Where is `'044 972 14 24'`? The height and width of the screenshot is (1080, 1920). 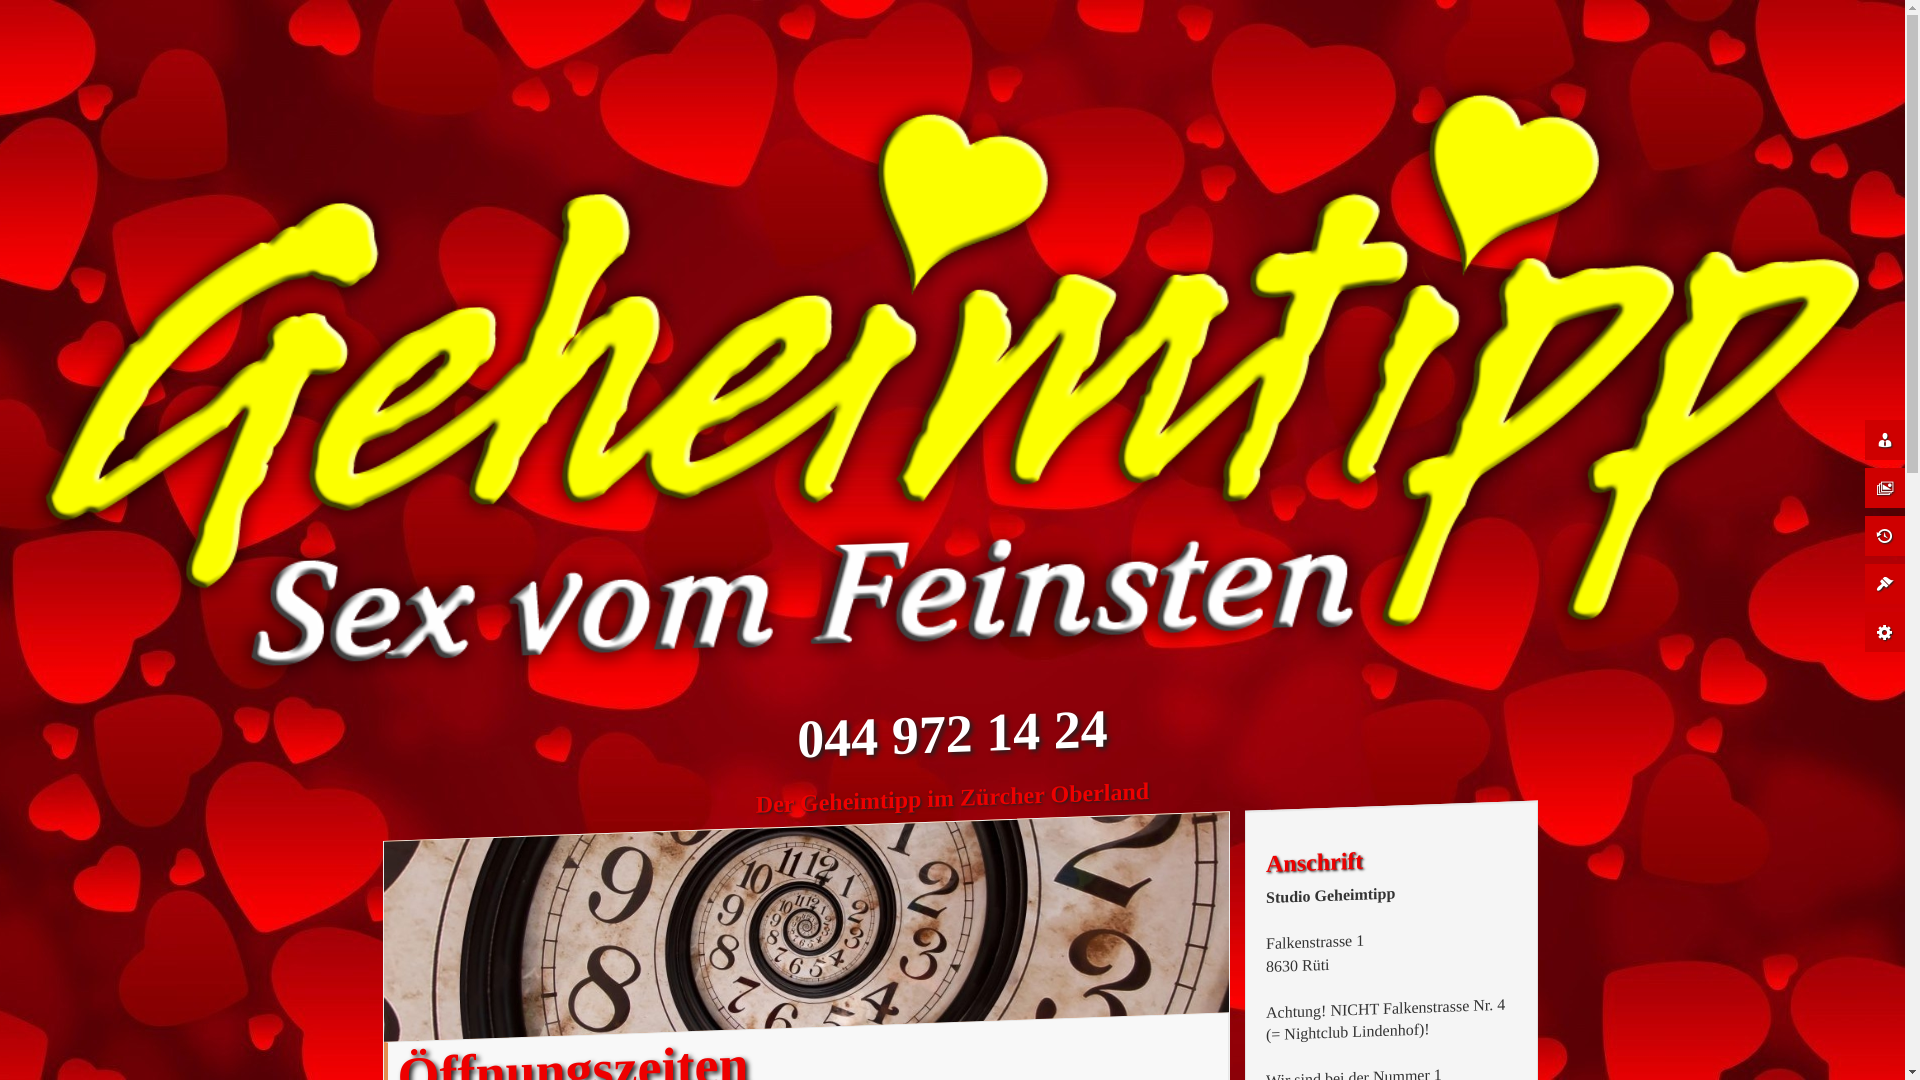
'044 972 14 24' is located at coordinates (951, 729).